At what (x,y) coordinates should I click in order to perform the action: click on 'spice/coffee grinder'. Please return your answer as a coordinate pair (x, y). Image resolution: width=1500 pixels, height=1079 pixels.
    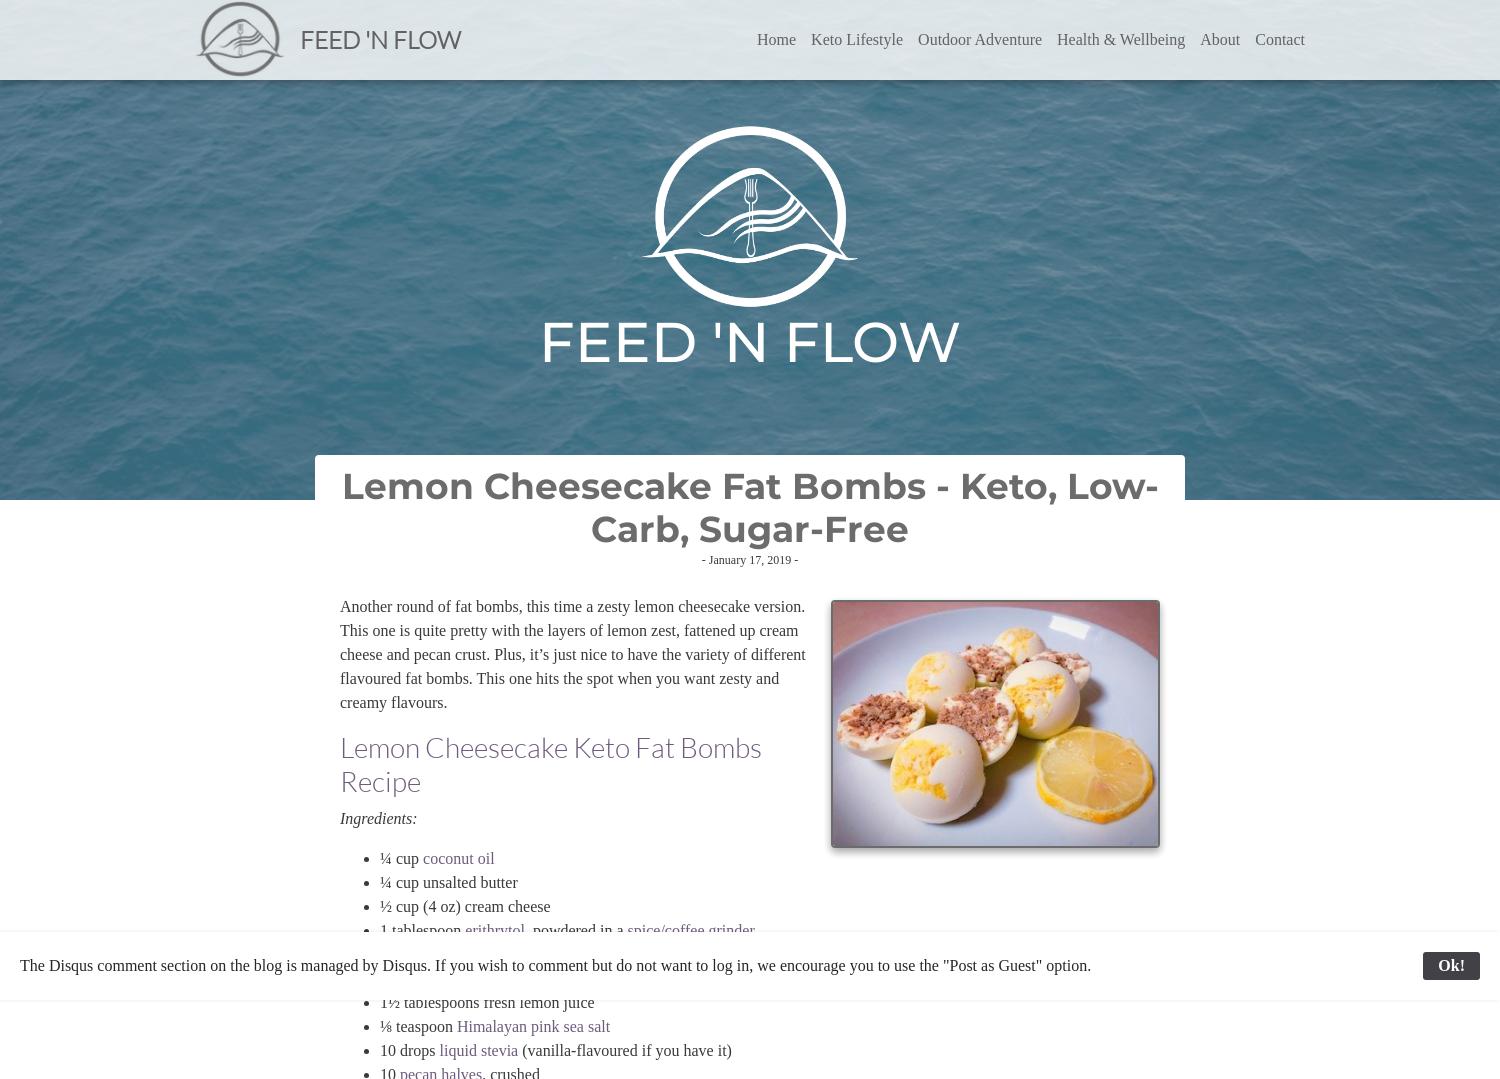
    Looking at the image, I should click on (689, 929).